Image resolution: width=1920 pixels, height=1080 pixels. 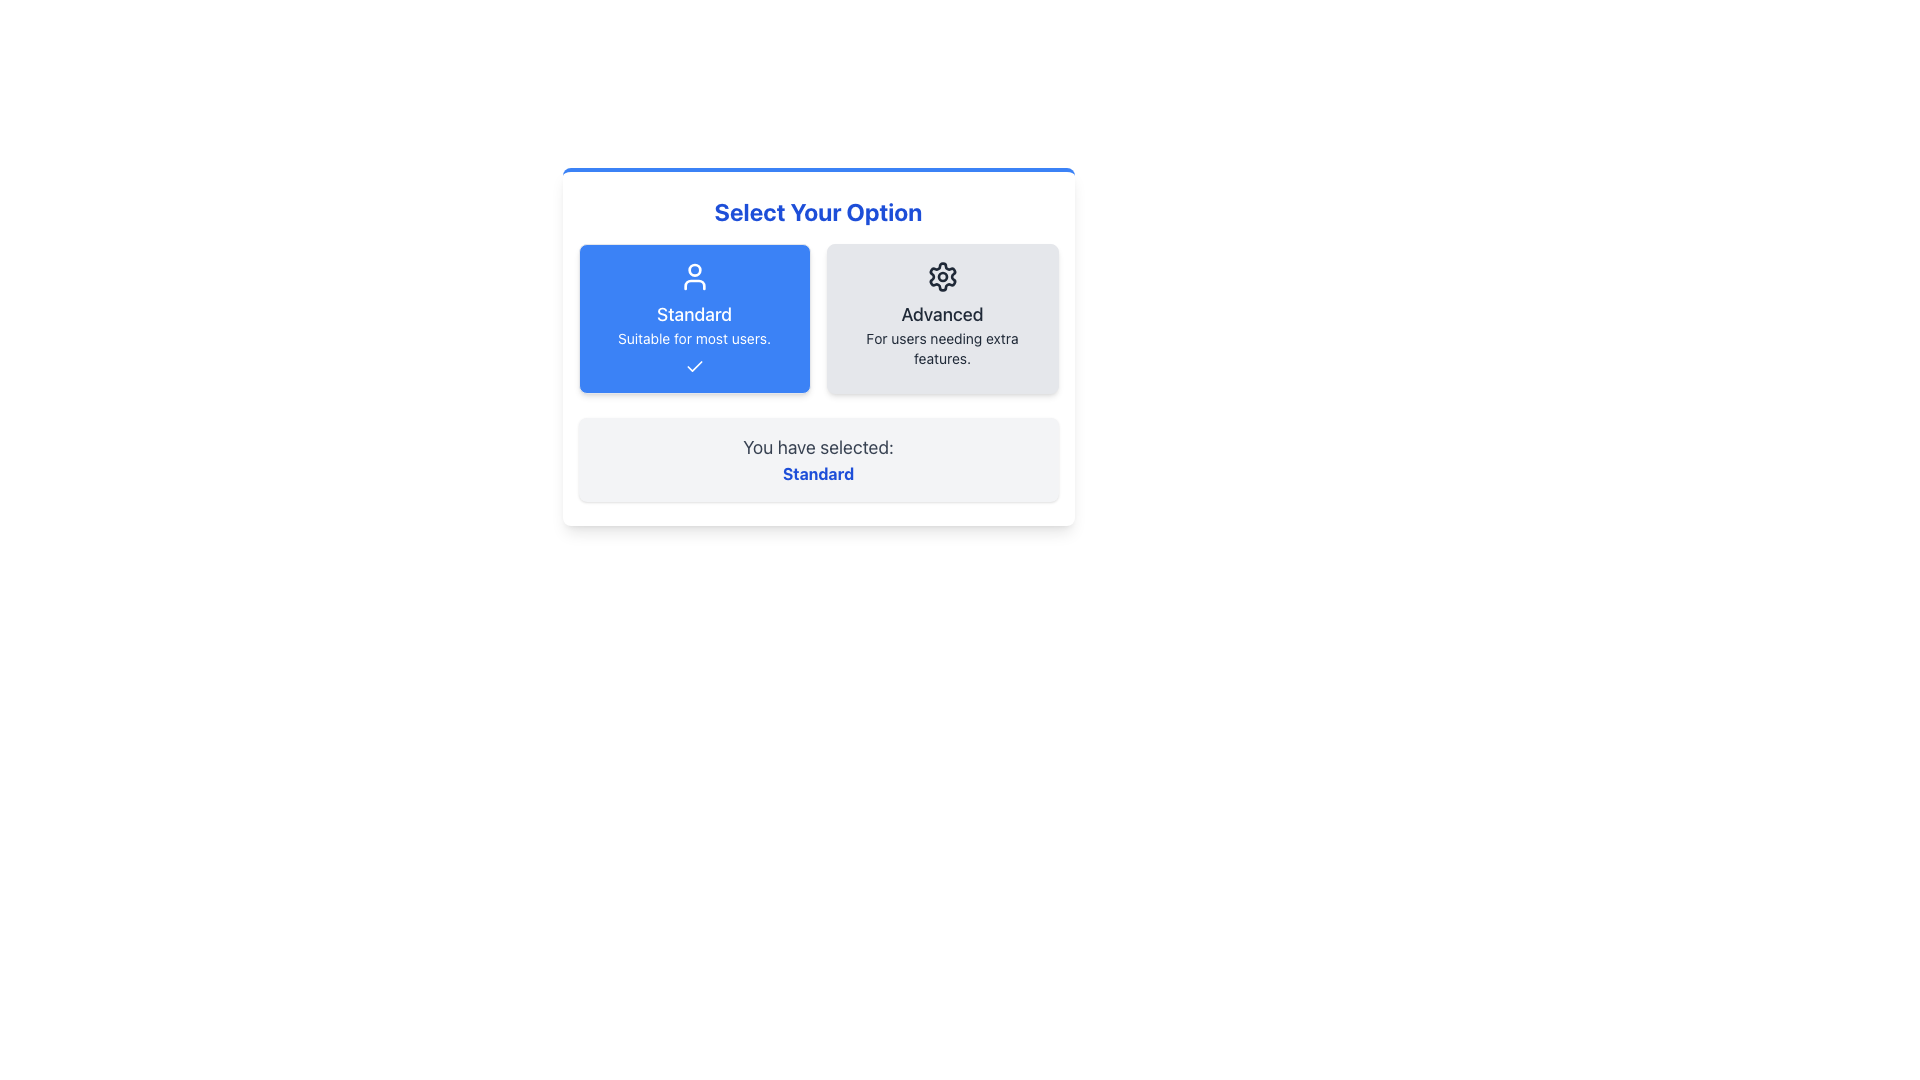 I want to click on the bold, centered text label displaying 'Select Your Option' that is styled in a large, blue font, located at the top center of the dialog box, so click(x=818, y=212).